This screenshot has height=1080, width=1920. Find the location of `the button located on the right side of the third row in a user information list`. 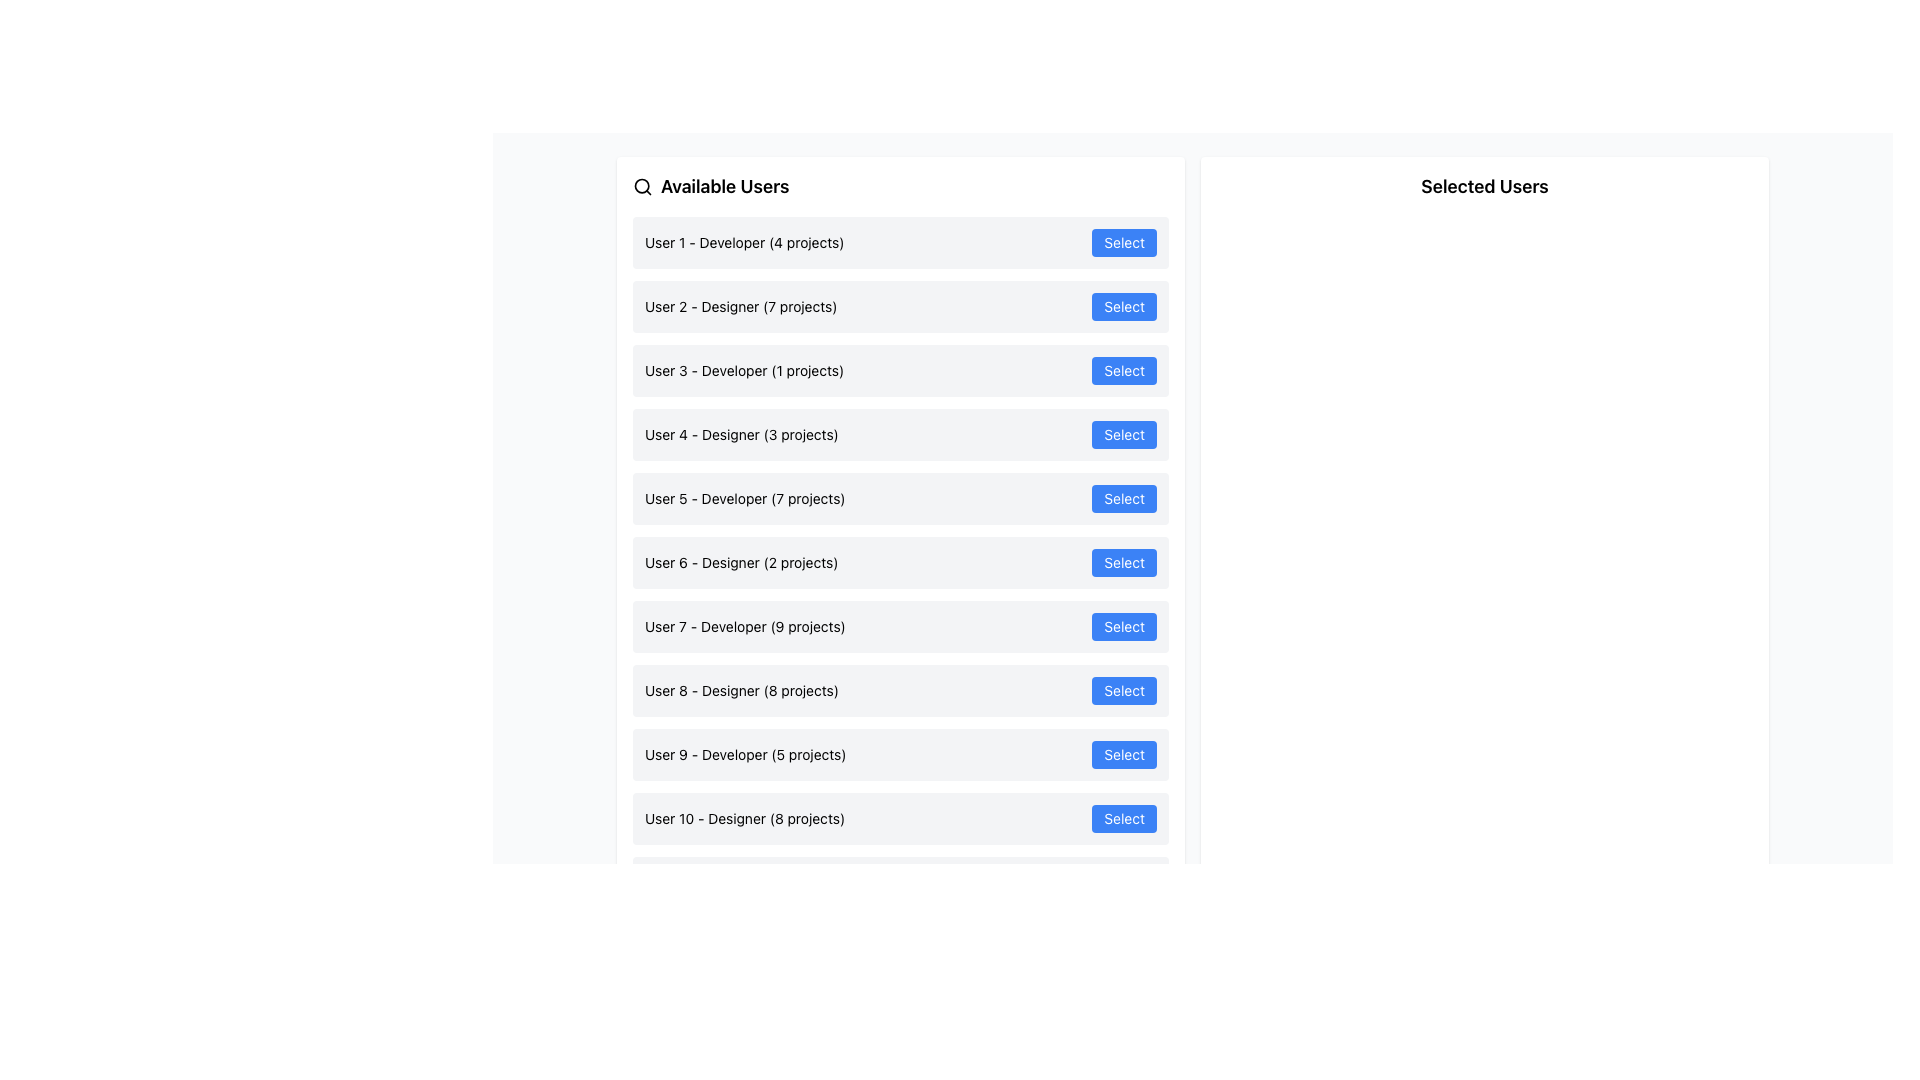

the button located on the right side of the third row in a user information list is located at coordinates (1124, 370).